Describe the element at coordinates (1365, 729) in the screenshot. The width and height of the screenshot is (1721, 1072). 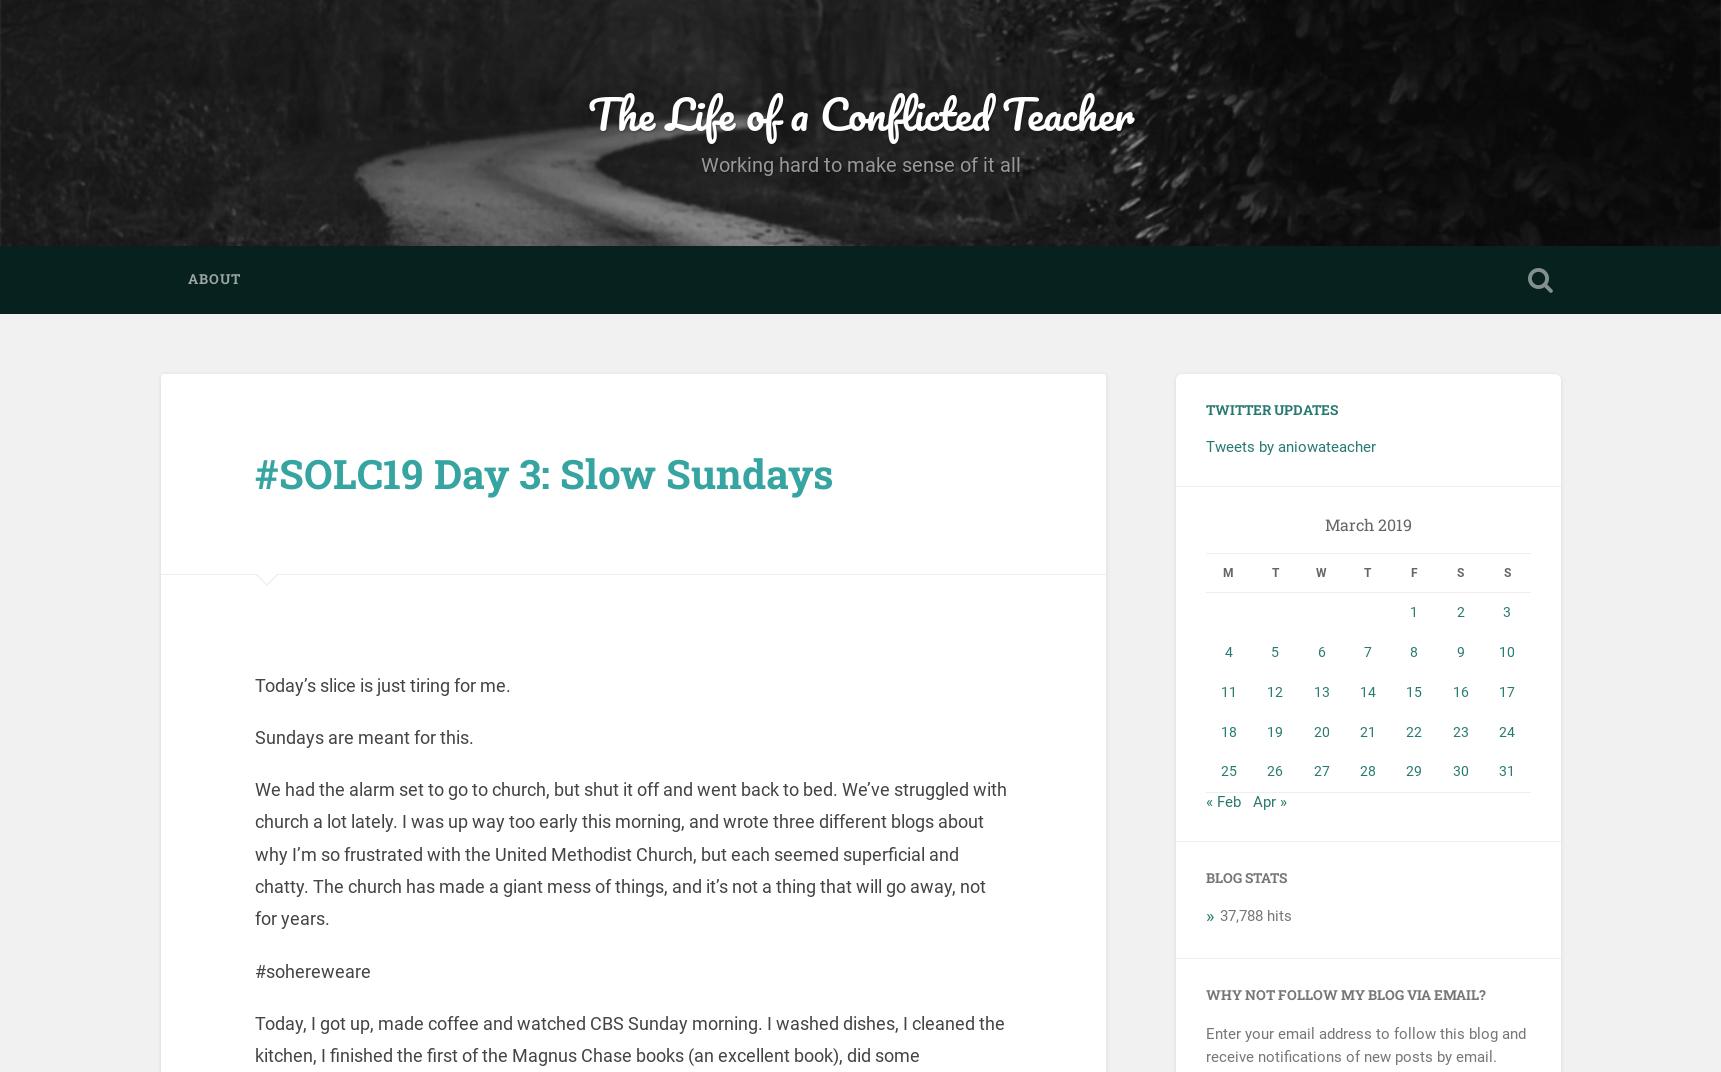
I see `'21'` at that location.